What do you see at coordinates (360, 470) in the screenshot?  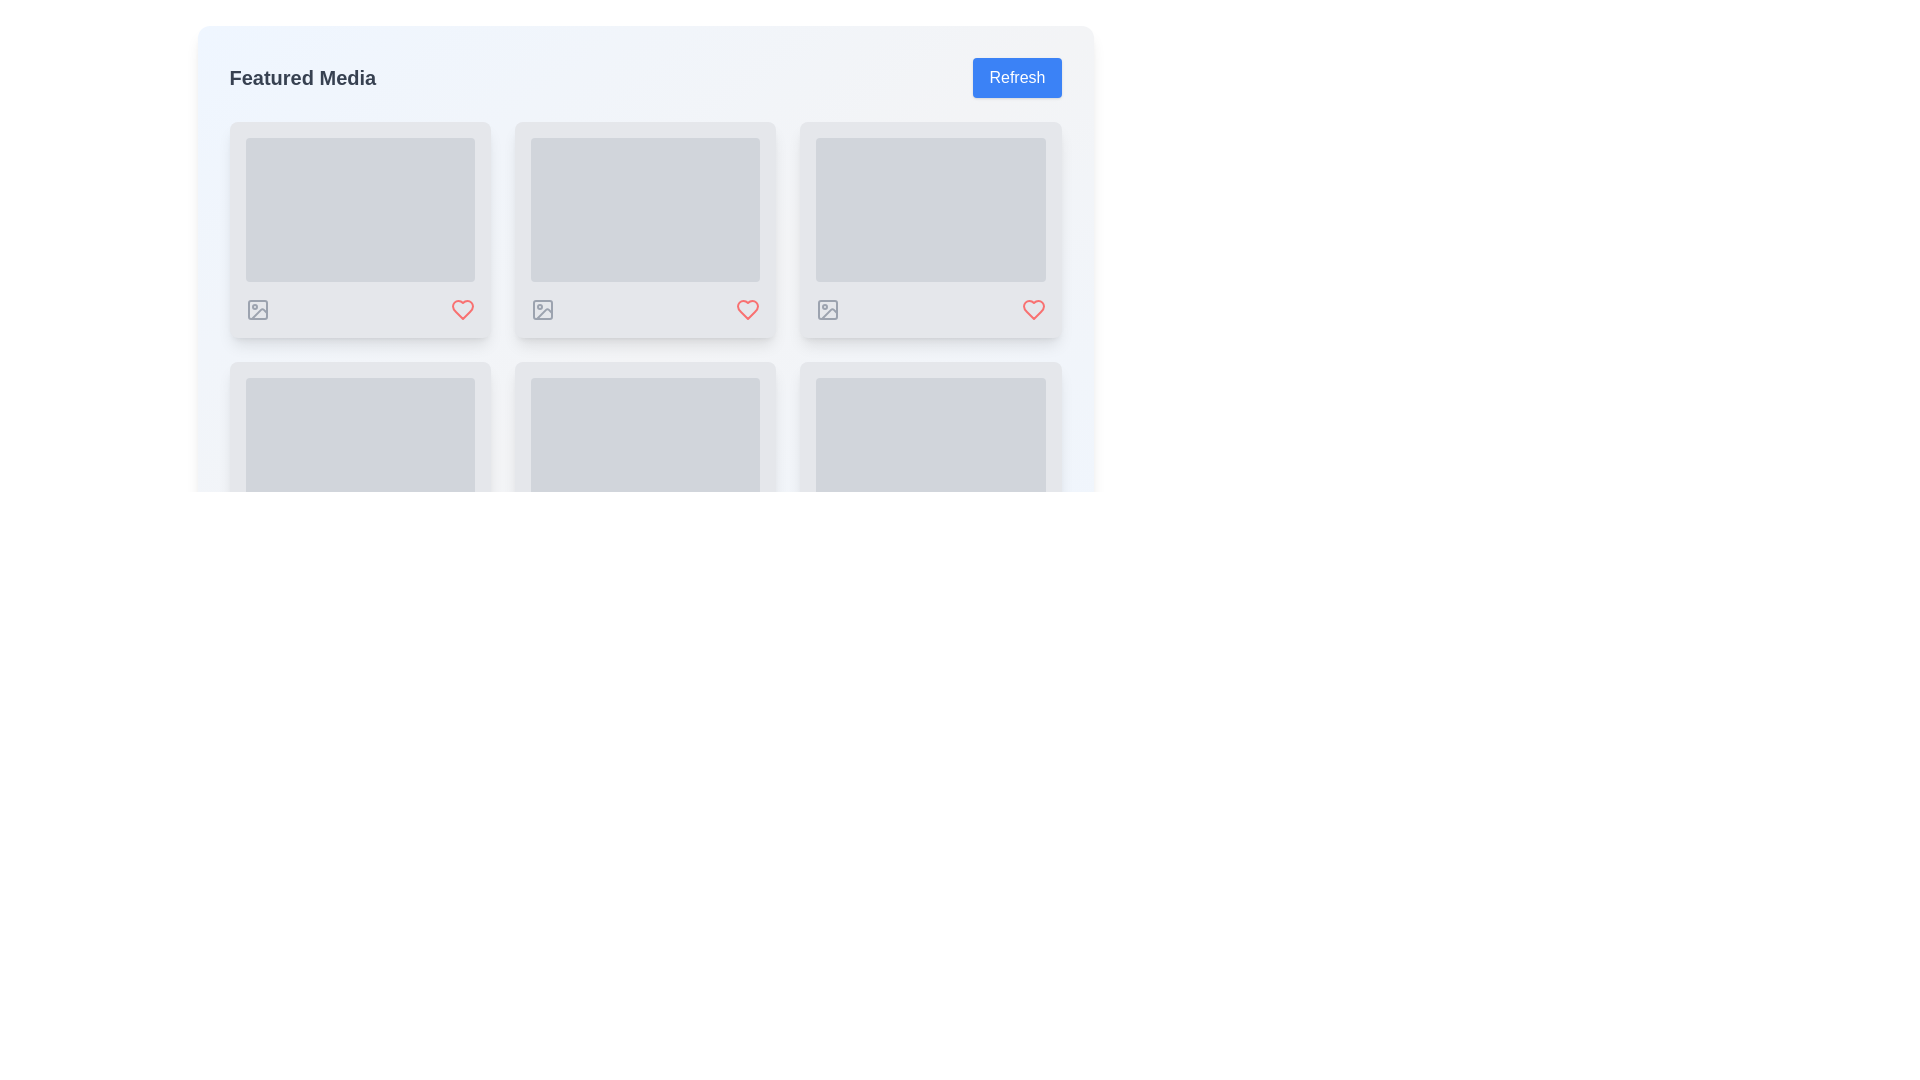 I see `the Media placeholder card located in the second row, first column of the grid layout` at bounding box center [360, 470].